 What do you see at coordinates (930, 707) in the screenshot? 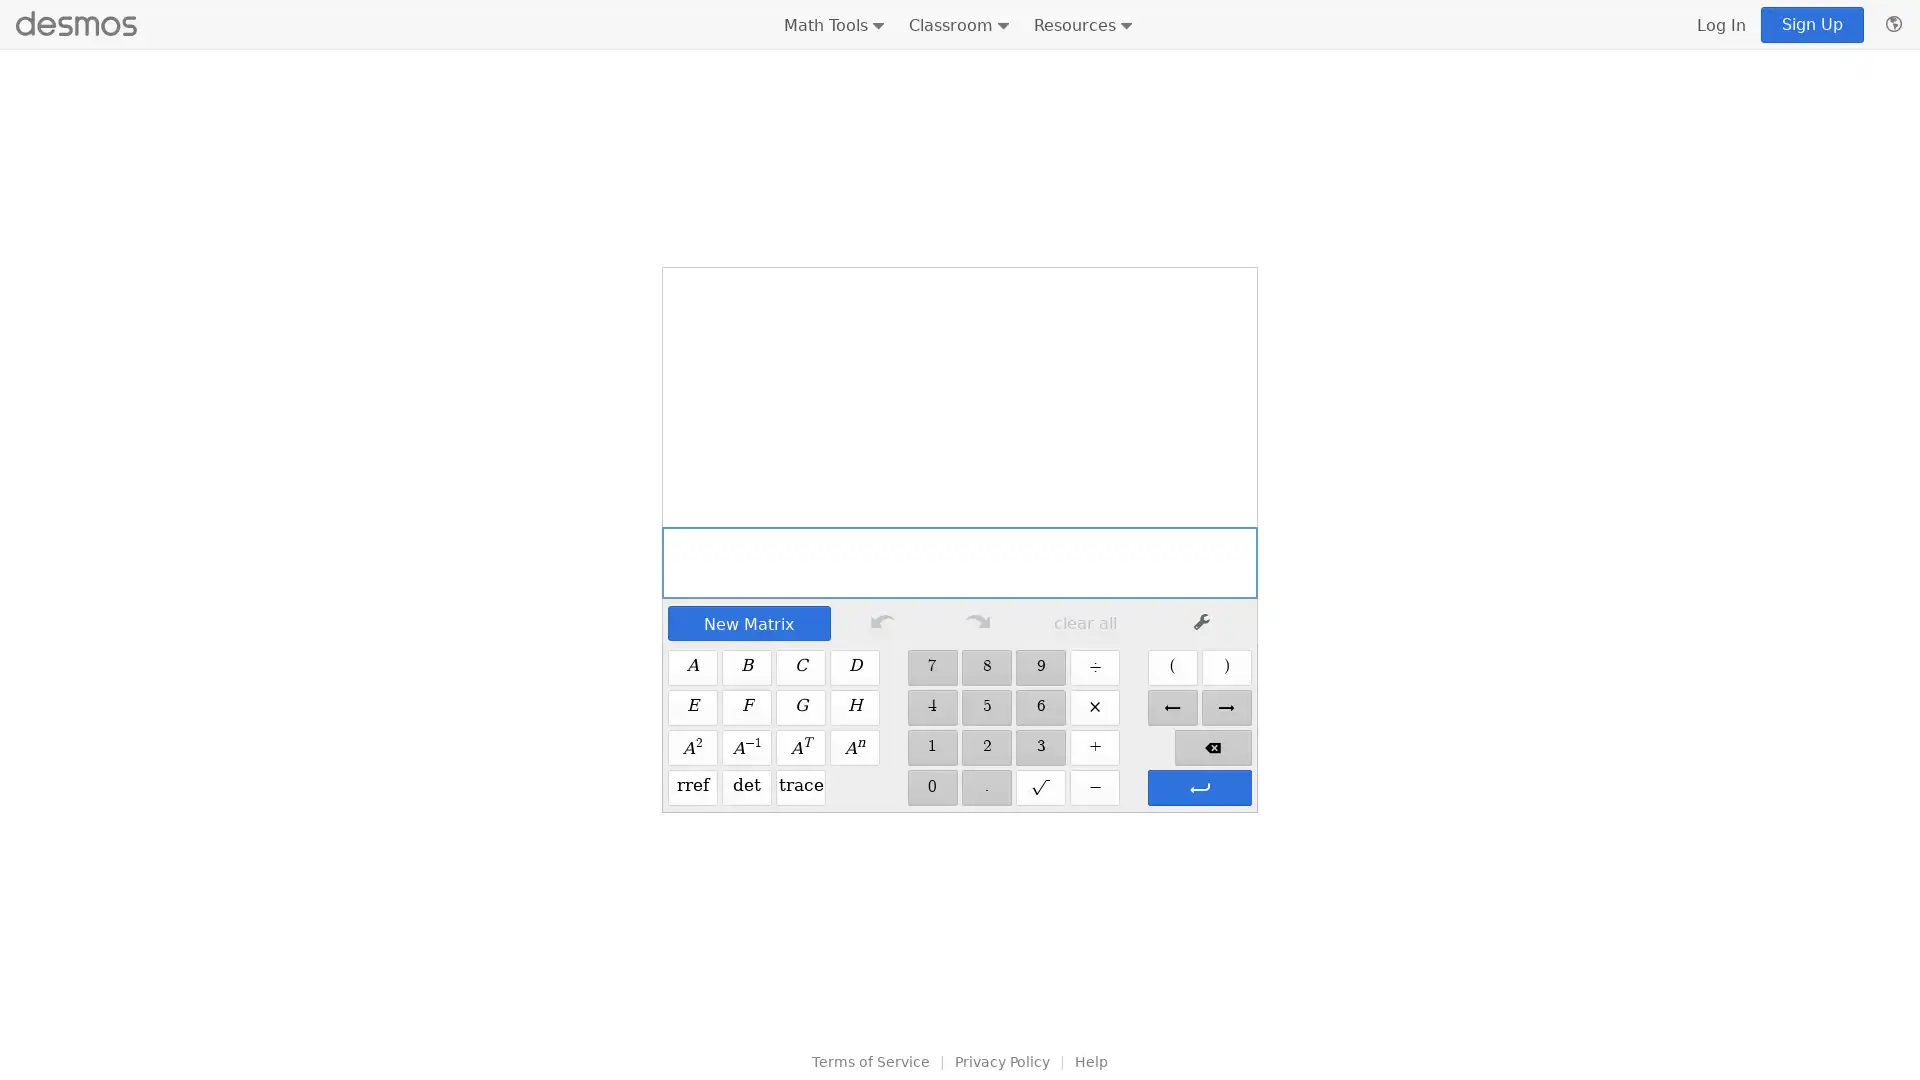
I see `4` at bounding box center [930, 707].